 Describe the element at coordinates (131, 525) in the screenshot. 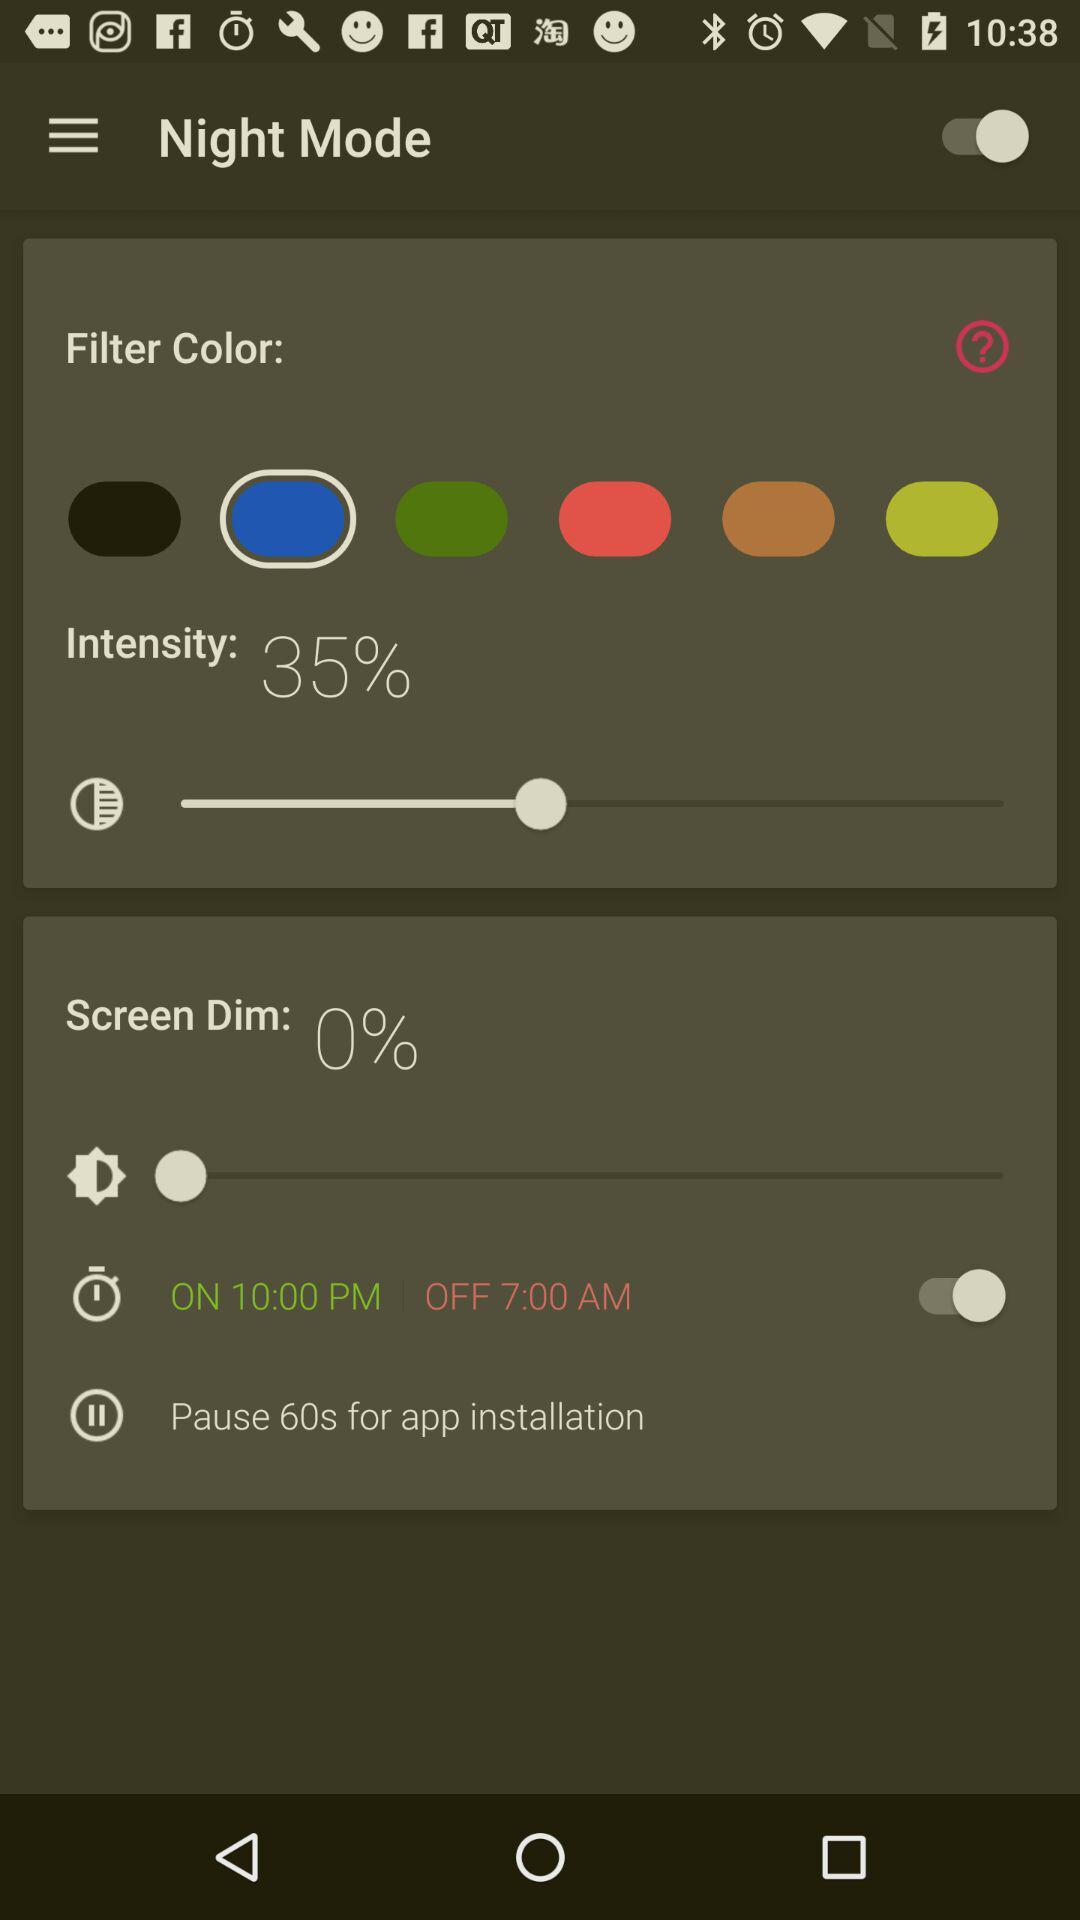

I see `the item above the intensity:` at that location.